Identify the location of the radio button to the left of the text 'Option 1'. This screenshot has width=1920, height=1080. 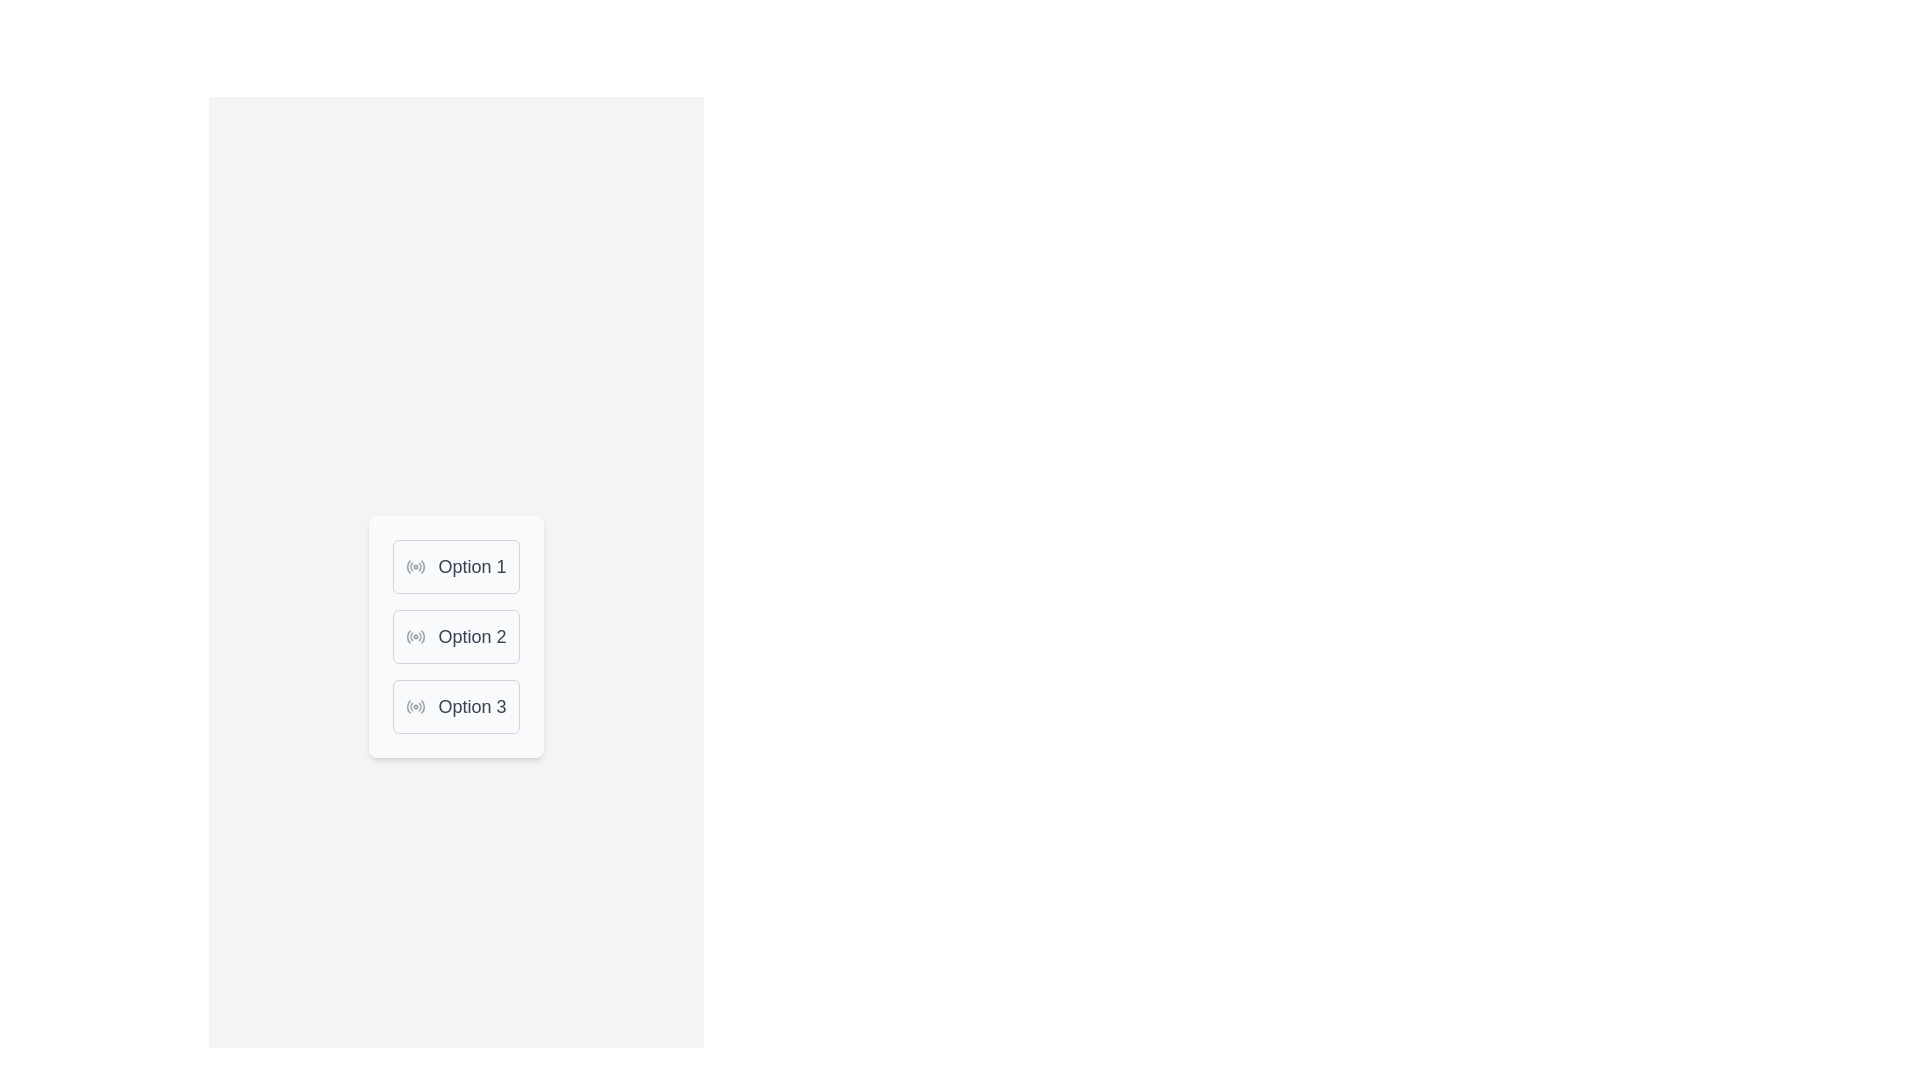
(415, 567).